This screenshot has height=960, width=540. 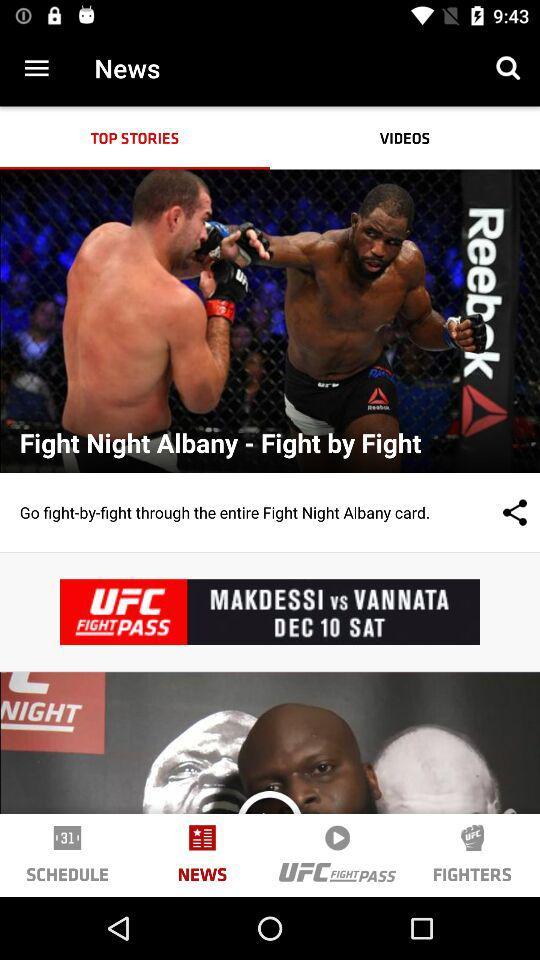 I want to click on opens an advertisement, so click(x=270, y=611).